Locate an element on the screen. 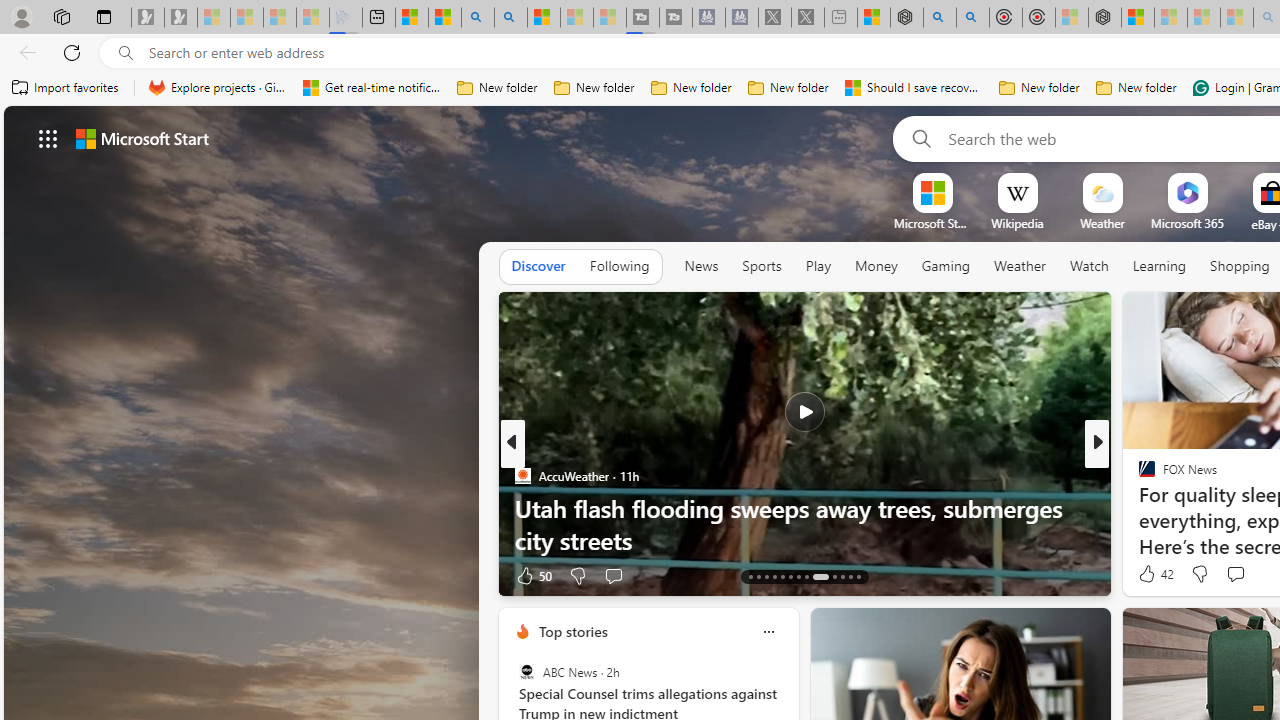 This screenshot has height=720, width=1280. 'AutomationID: tab-22' is located at coordinates (833, 577).